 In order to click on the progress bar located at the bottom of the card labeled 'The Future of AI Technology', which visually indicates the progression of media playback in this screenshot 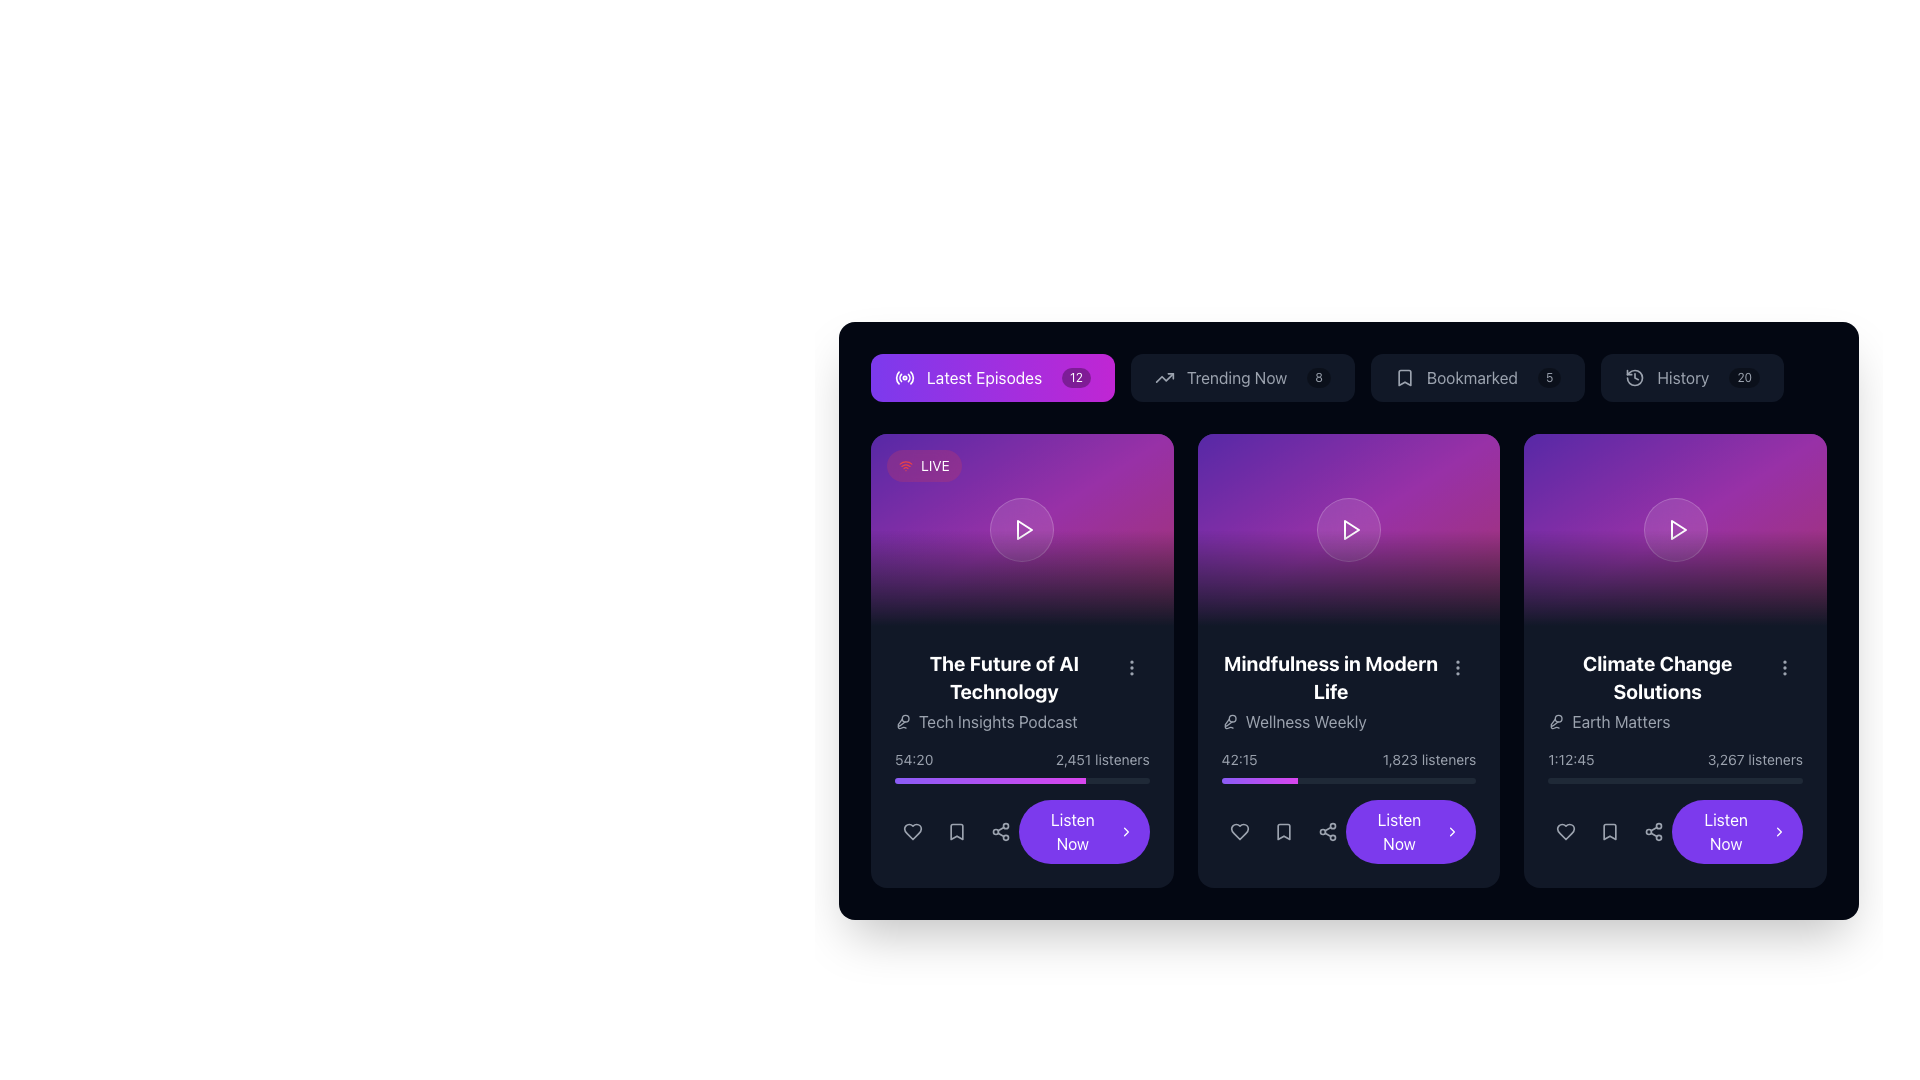, I will do `click(990, 779)`.